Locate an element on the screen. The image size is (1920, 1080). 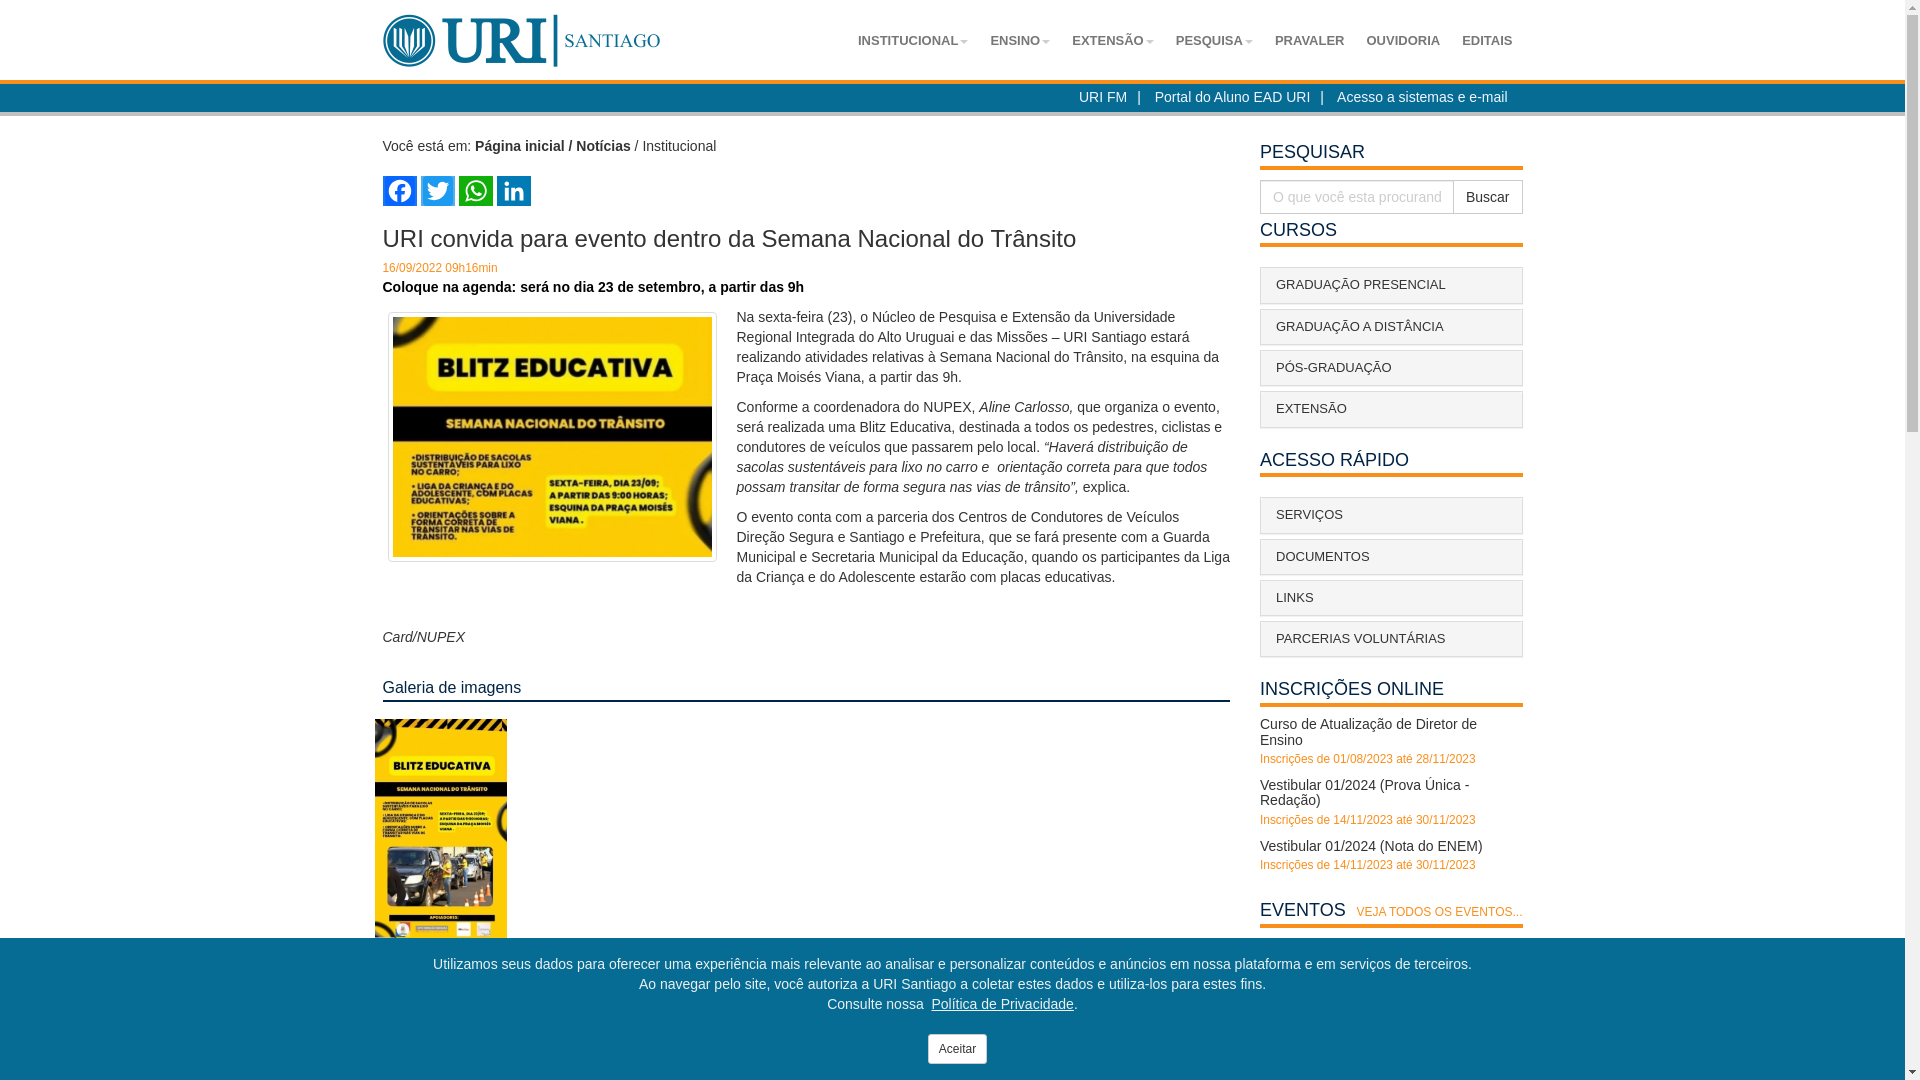
'Aceitar' is located at coordinates (956, 1048).